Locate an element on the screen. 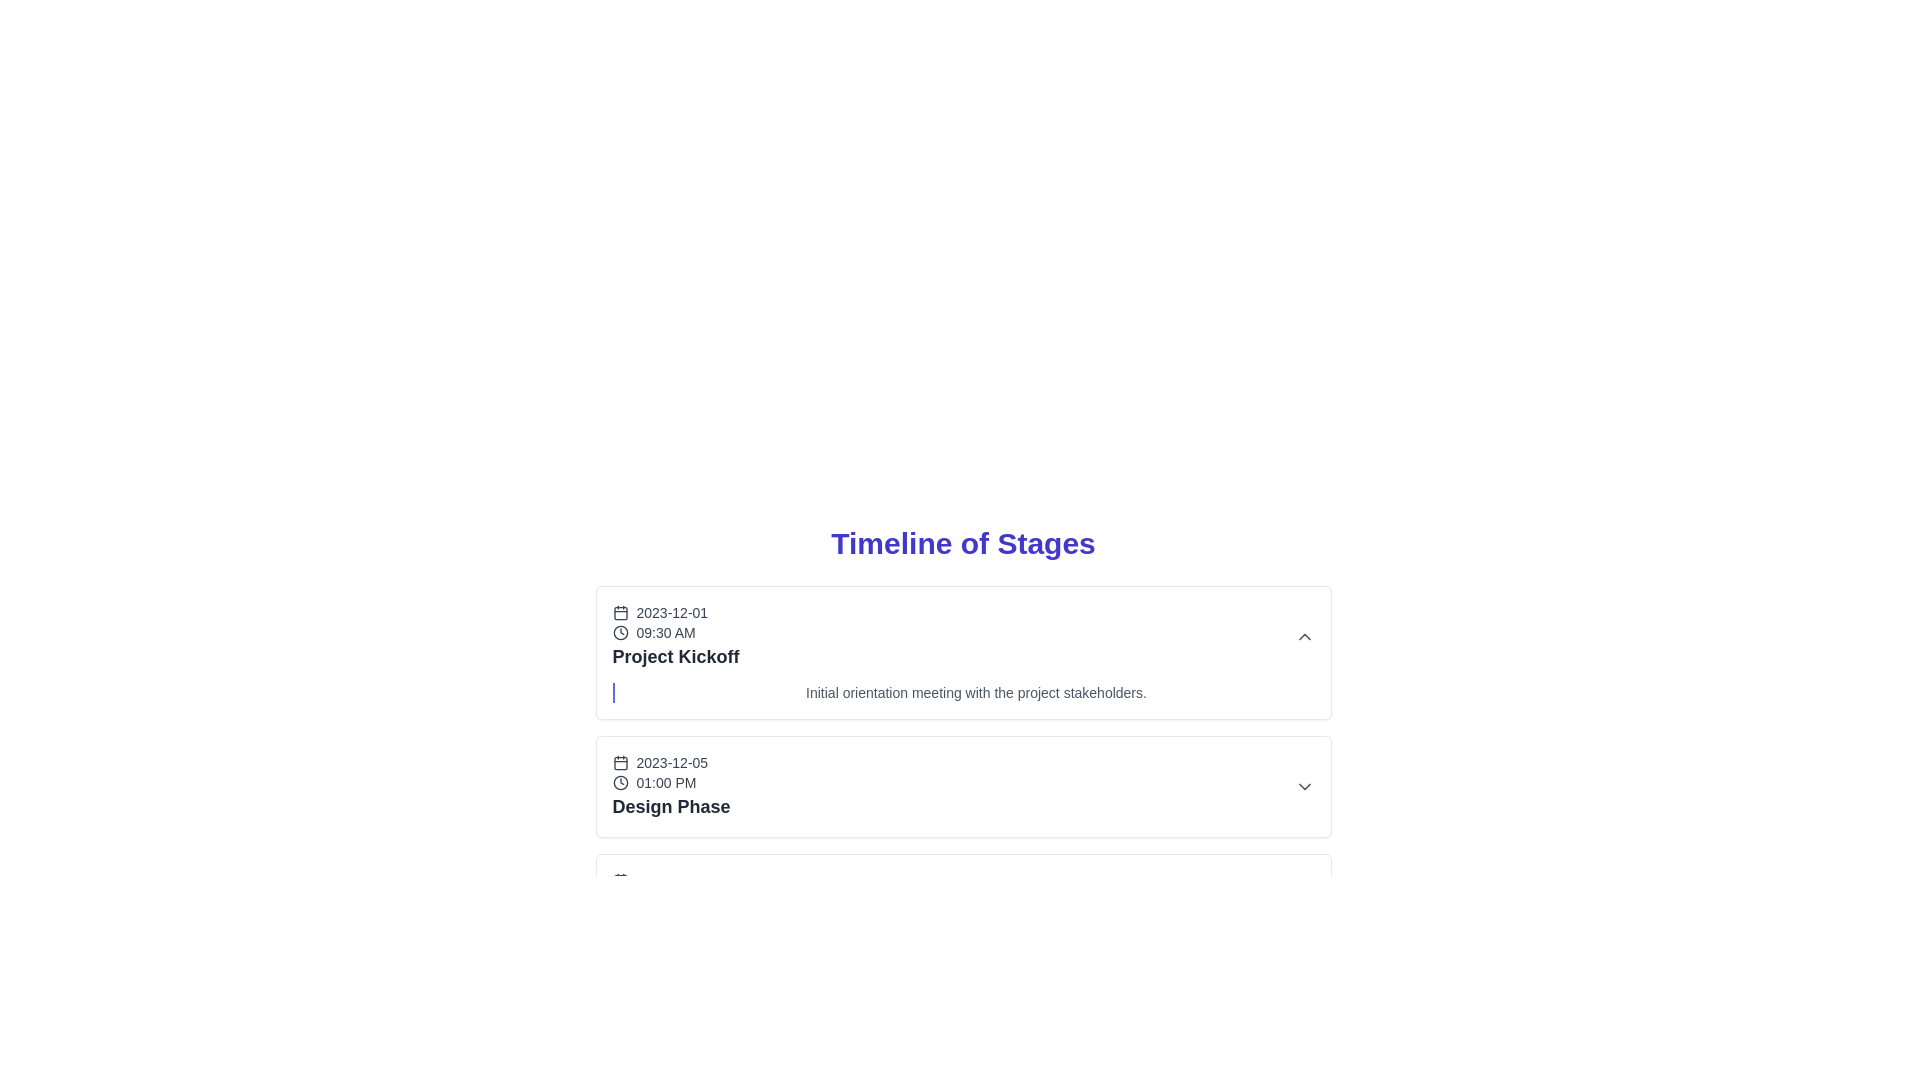 The image size is (1920, 1080). the text display showing '01:00 PM' with an associated clock icon, located beneath the date '2023-12-05' in the 'Design Phase' section of the timeline layout is located at coordinates (671, 782).